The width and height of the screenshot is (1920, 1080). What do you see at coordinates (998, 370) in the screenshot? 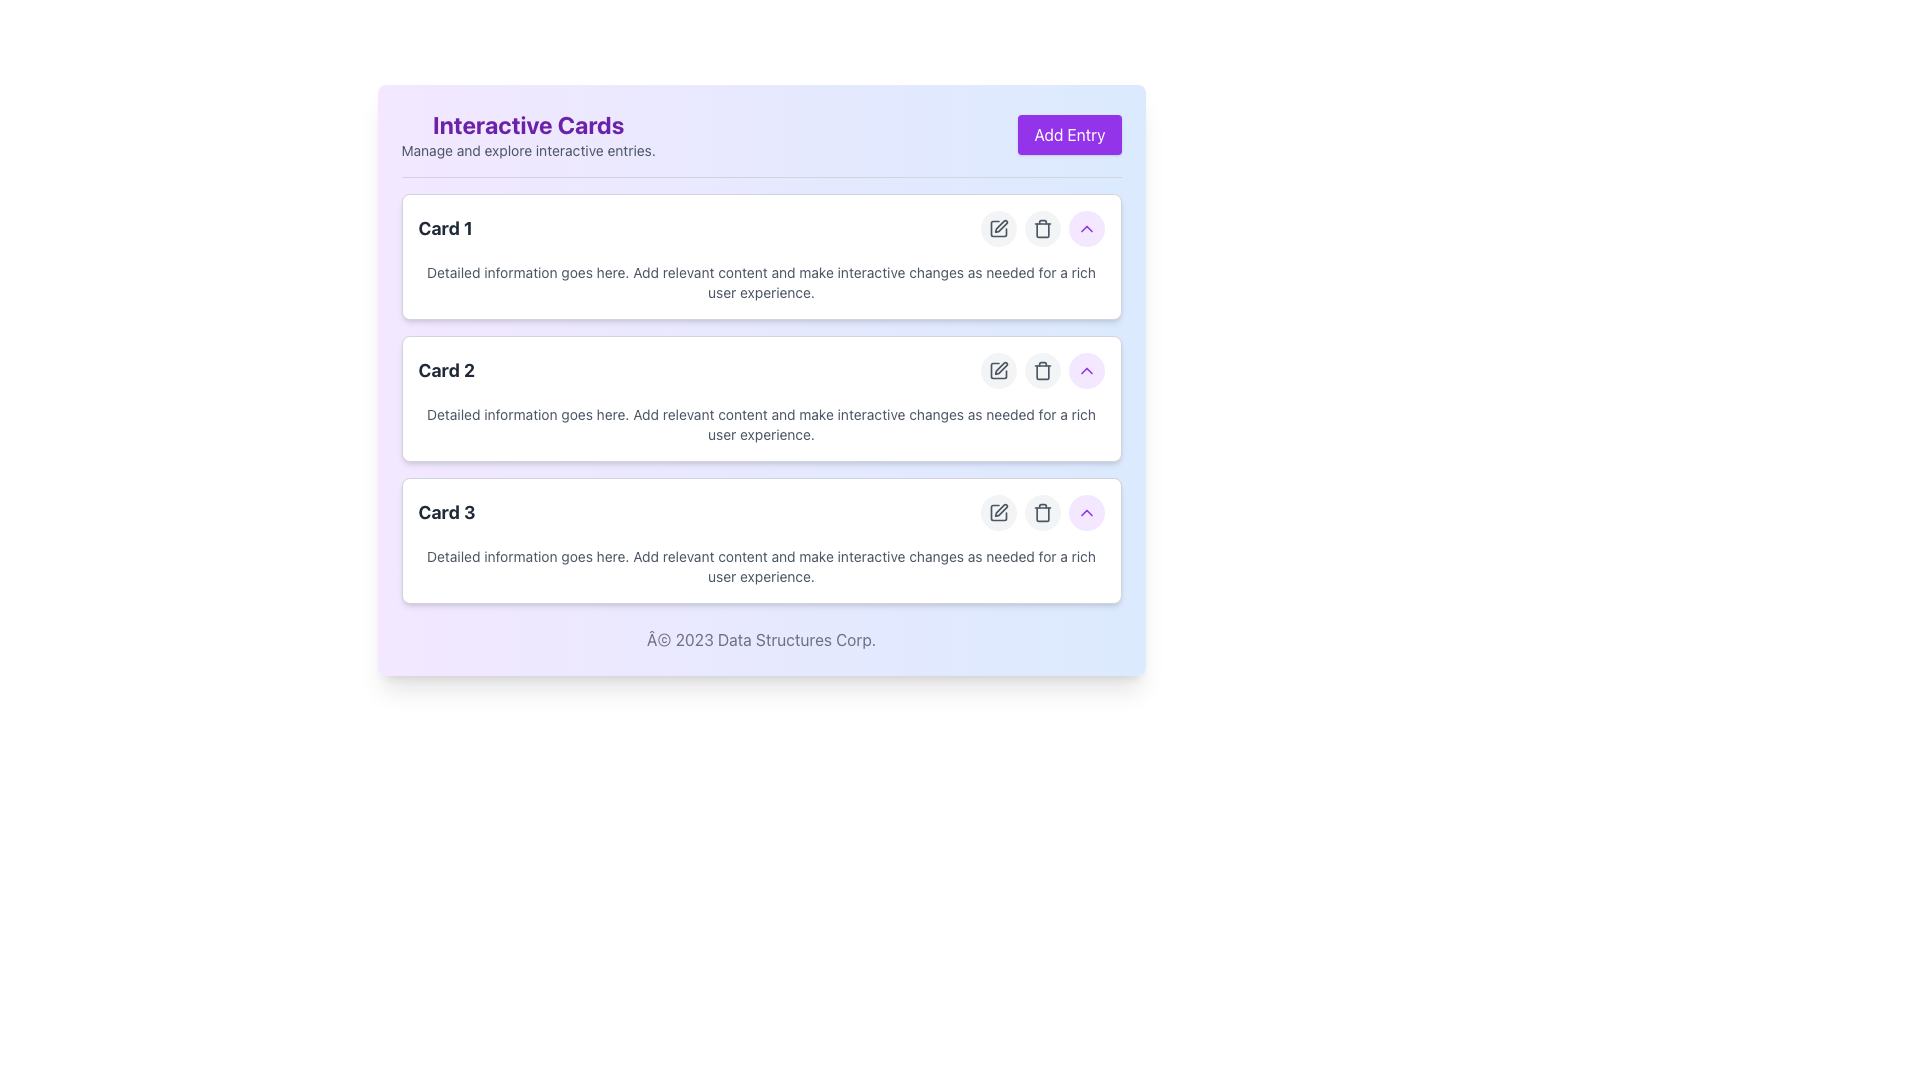
I see `the edit action Button Icon located within a circular button with a light gray background on the right side of the second card in a vertical list of cards` at bounding box center [998, 370].